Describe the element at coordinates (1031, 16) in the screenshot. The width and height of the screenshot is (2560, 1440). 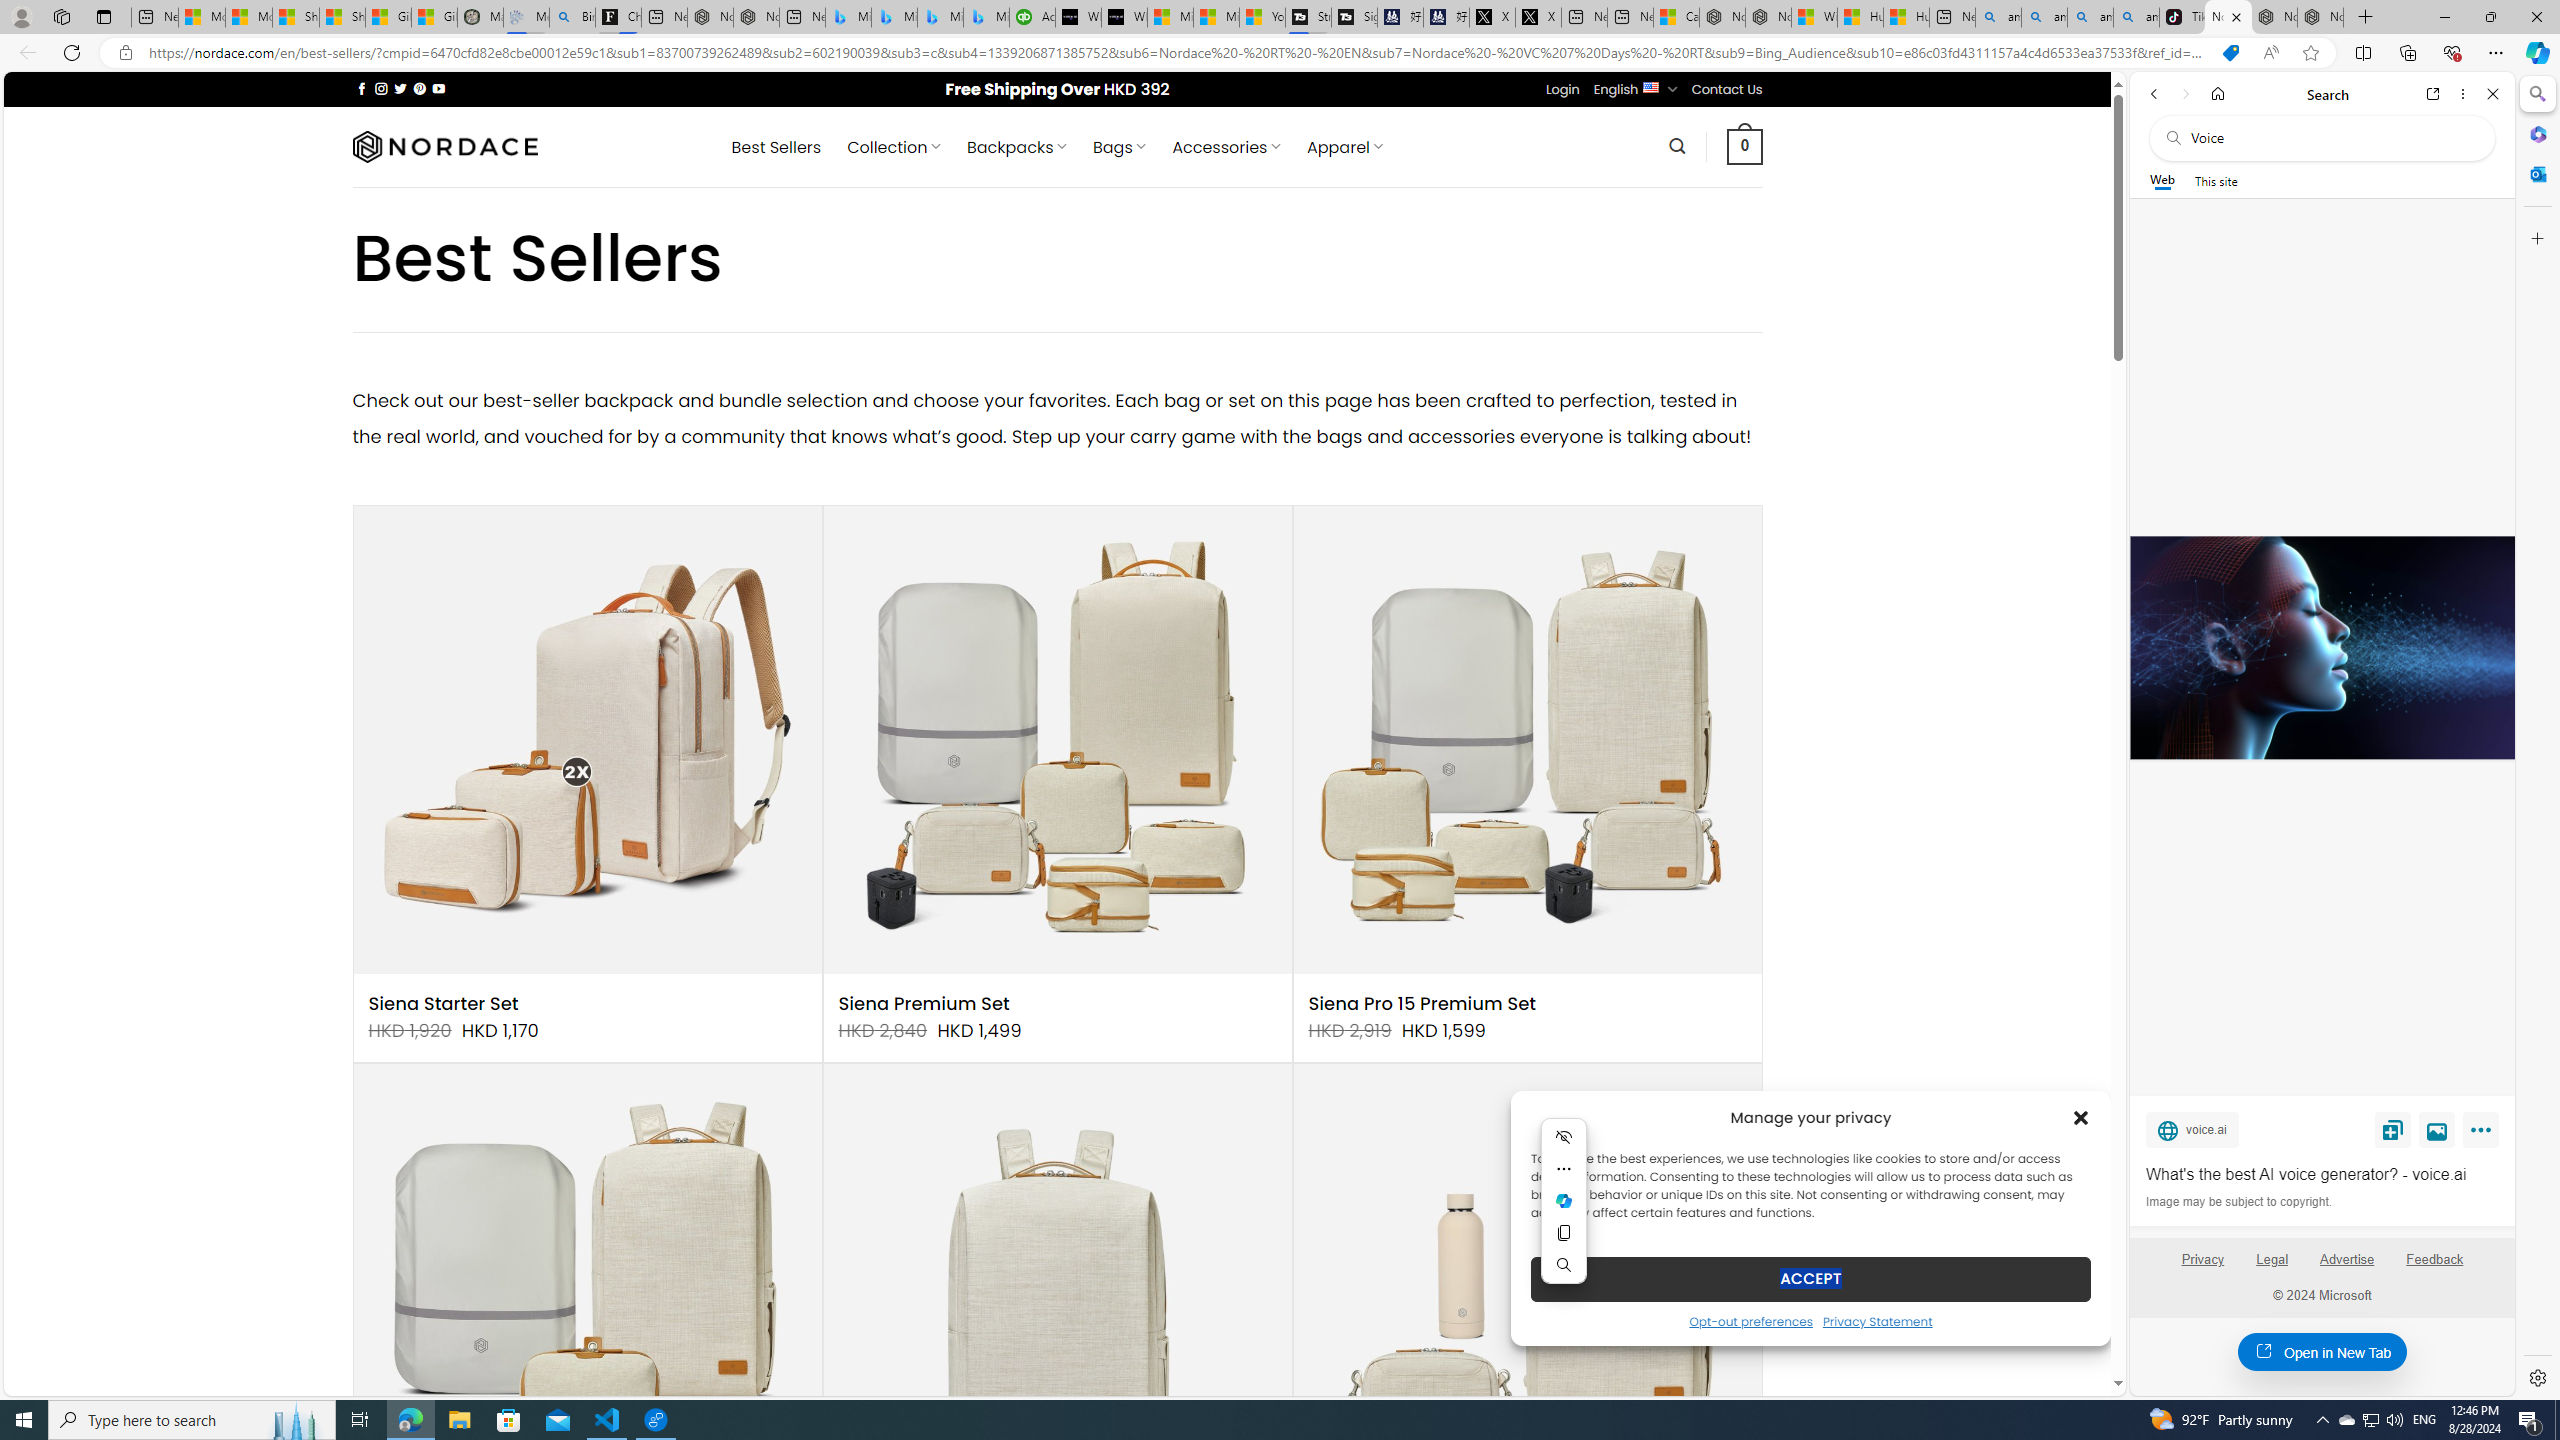
I see `'Accounting Software for Accountants, CPAs and Bookkeepers'` at that location.